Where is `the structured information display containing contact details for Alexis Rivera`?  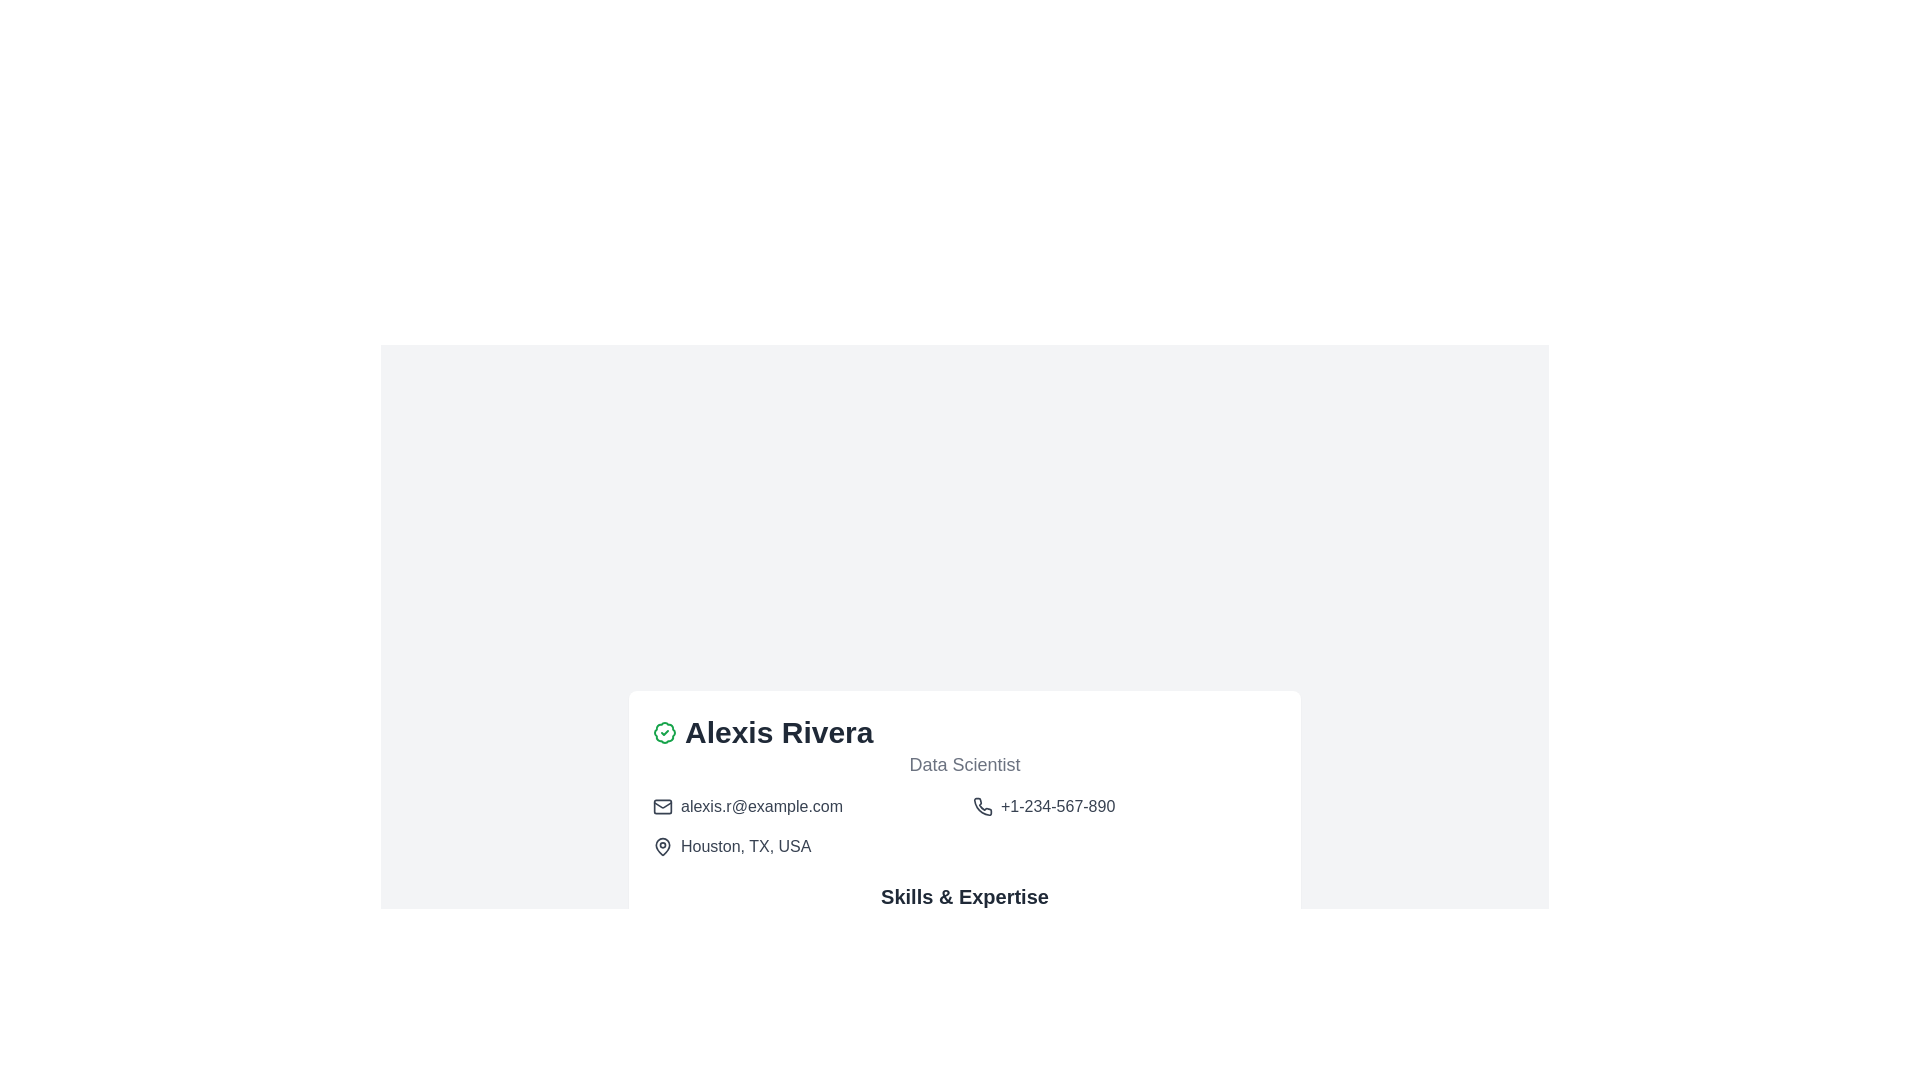 the structured information display containing contact details for Alexis Rivera is located at coordinates (964, 826).